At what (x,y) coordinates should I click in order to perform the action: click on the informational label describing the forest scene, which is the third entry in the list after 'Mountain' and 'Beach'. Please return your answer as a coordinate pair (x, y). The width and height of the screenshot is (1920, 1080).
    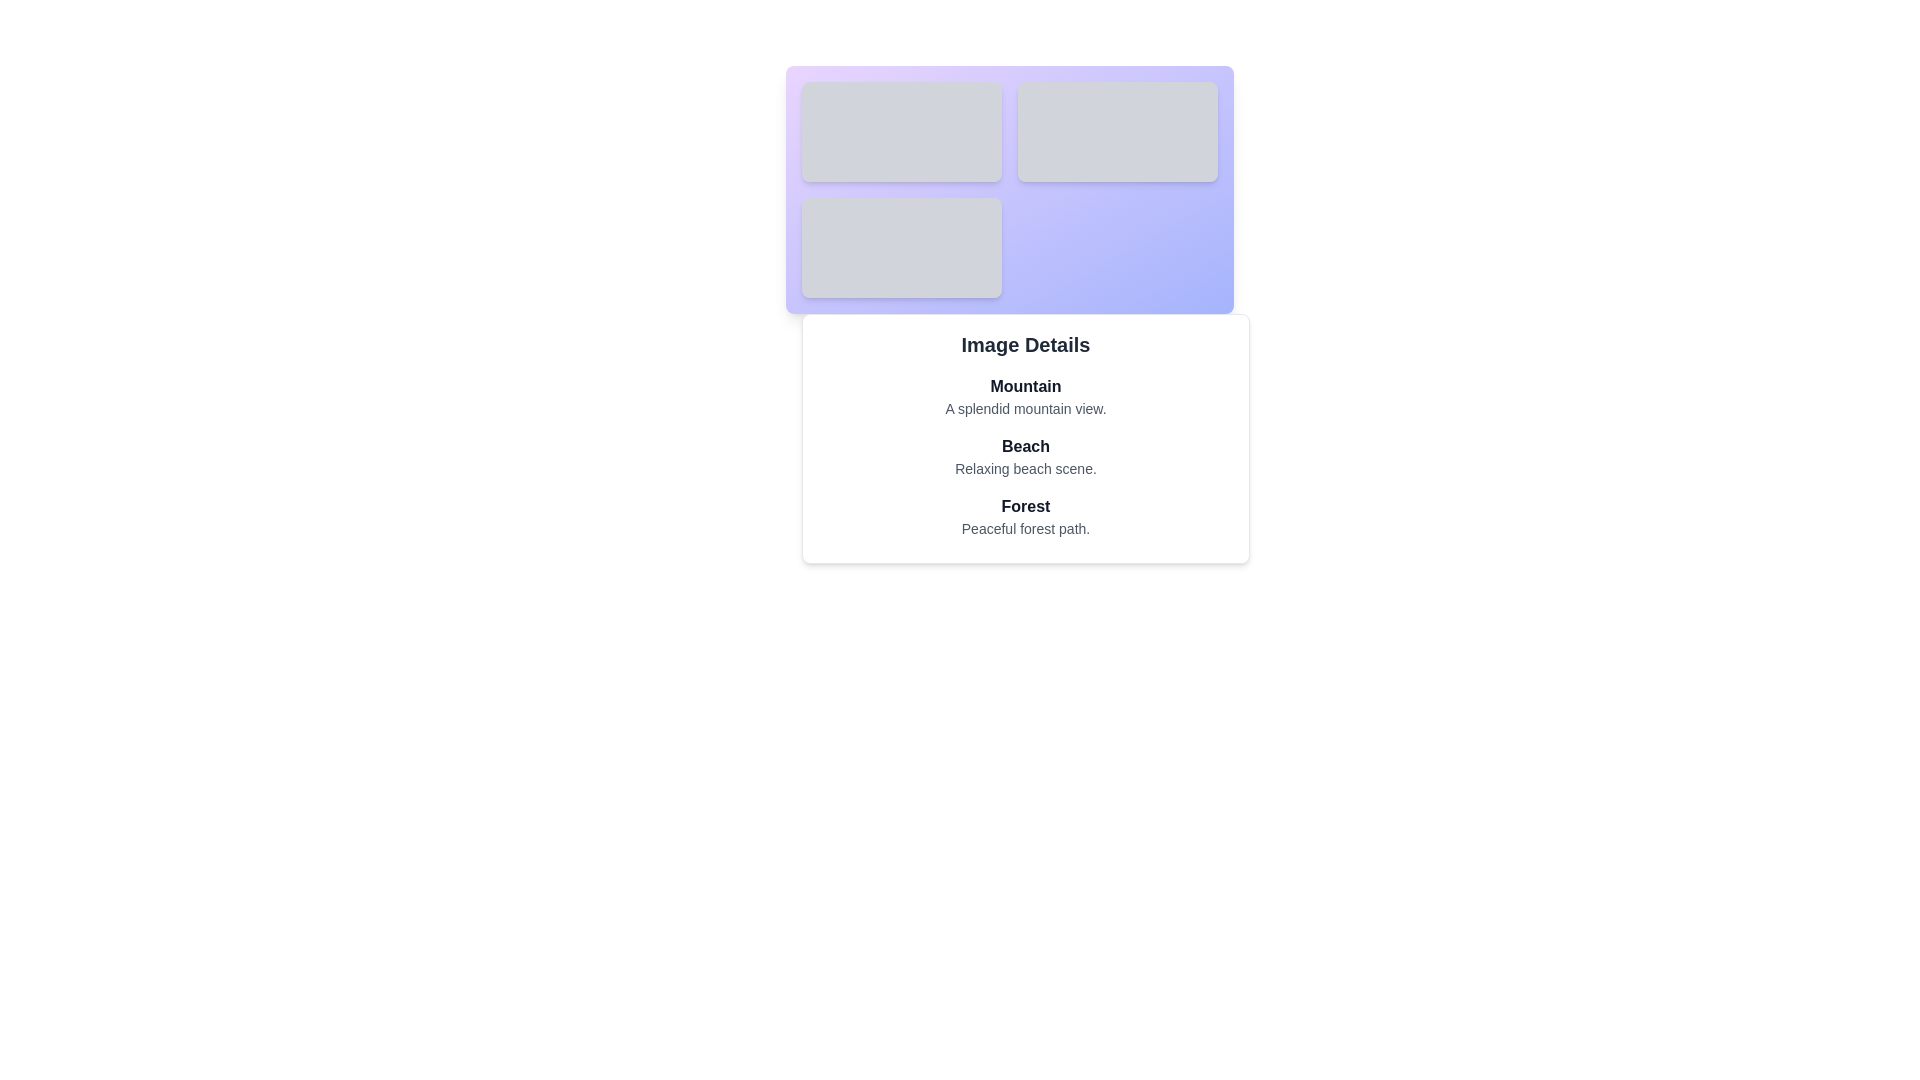
    Looking at the image, I should click on (1026, 515).